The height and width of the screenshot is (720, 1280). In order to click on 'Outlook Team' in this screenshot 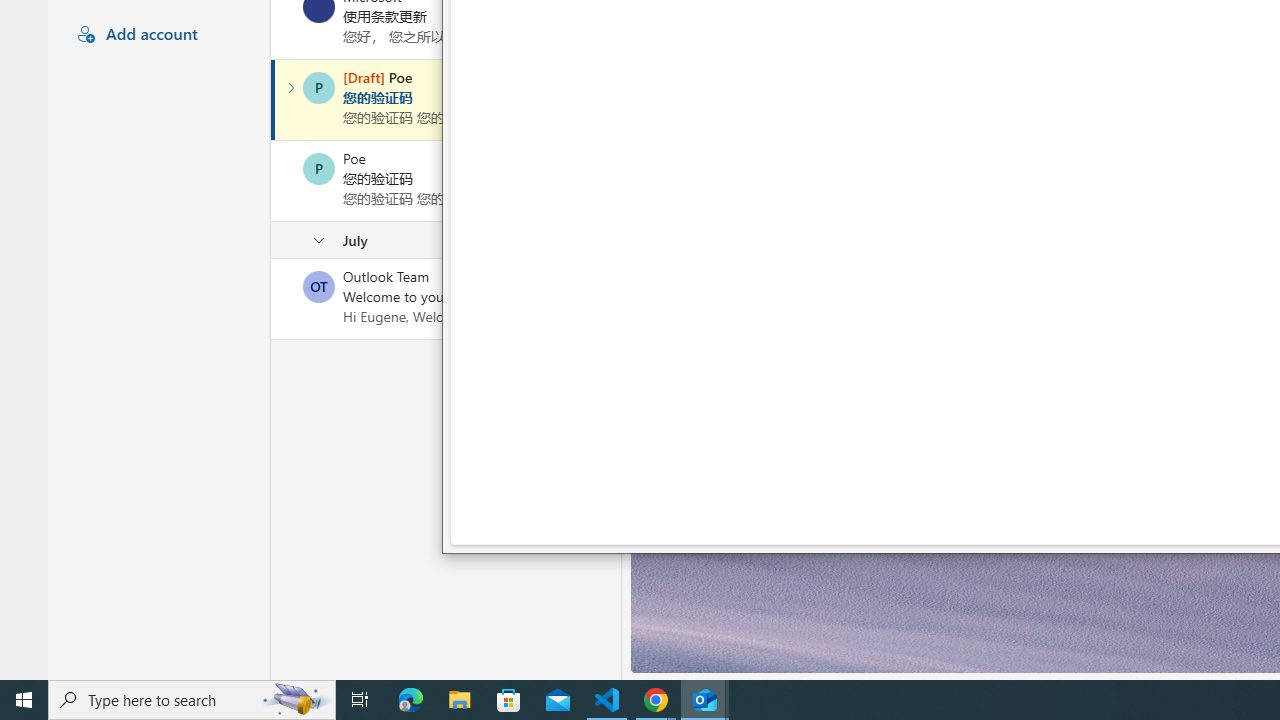, I will do `click(318, 286)`.